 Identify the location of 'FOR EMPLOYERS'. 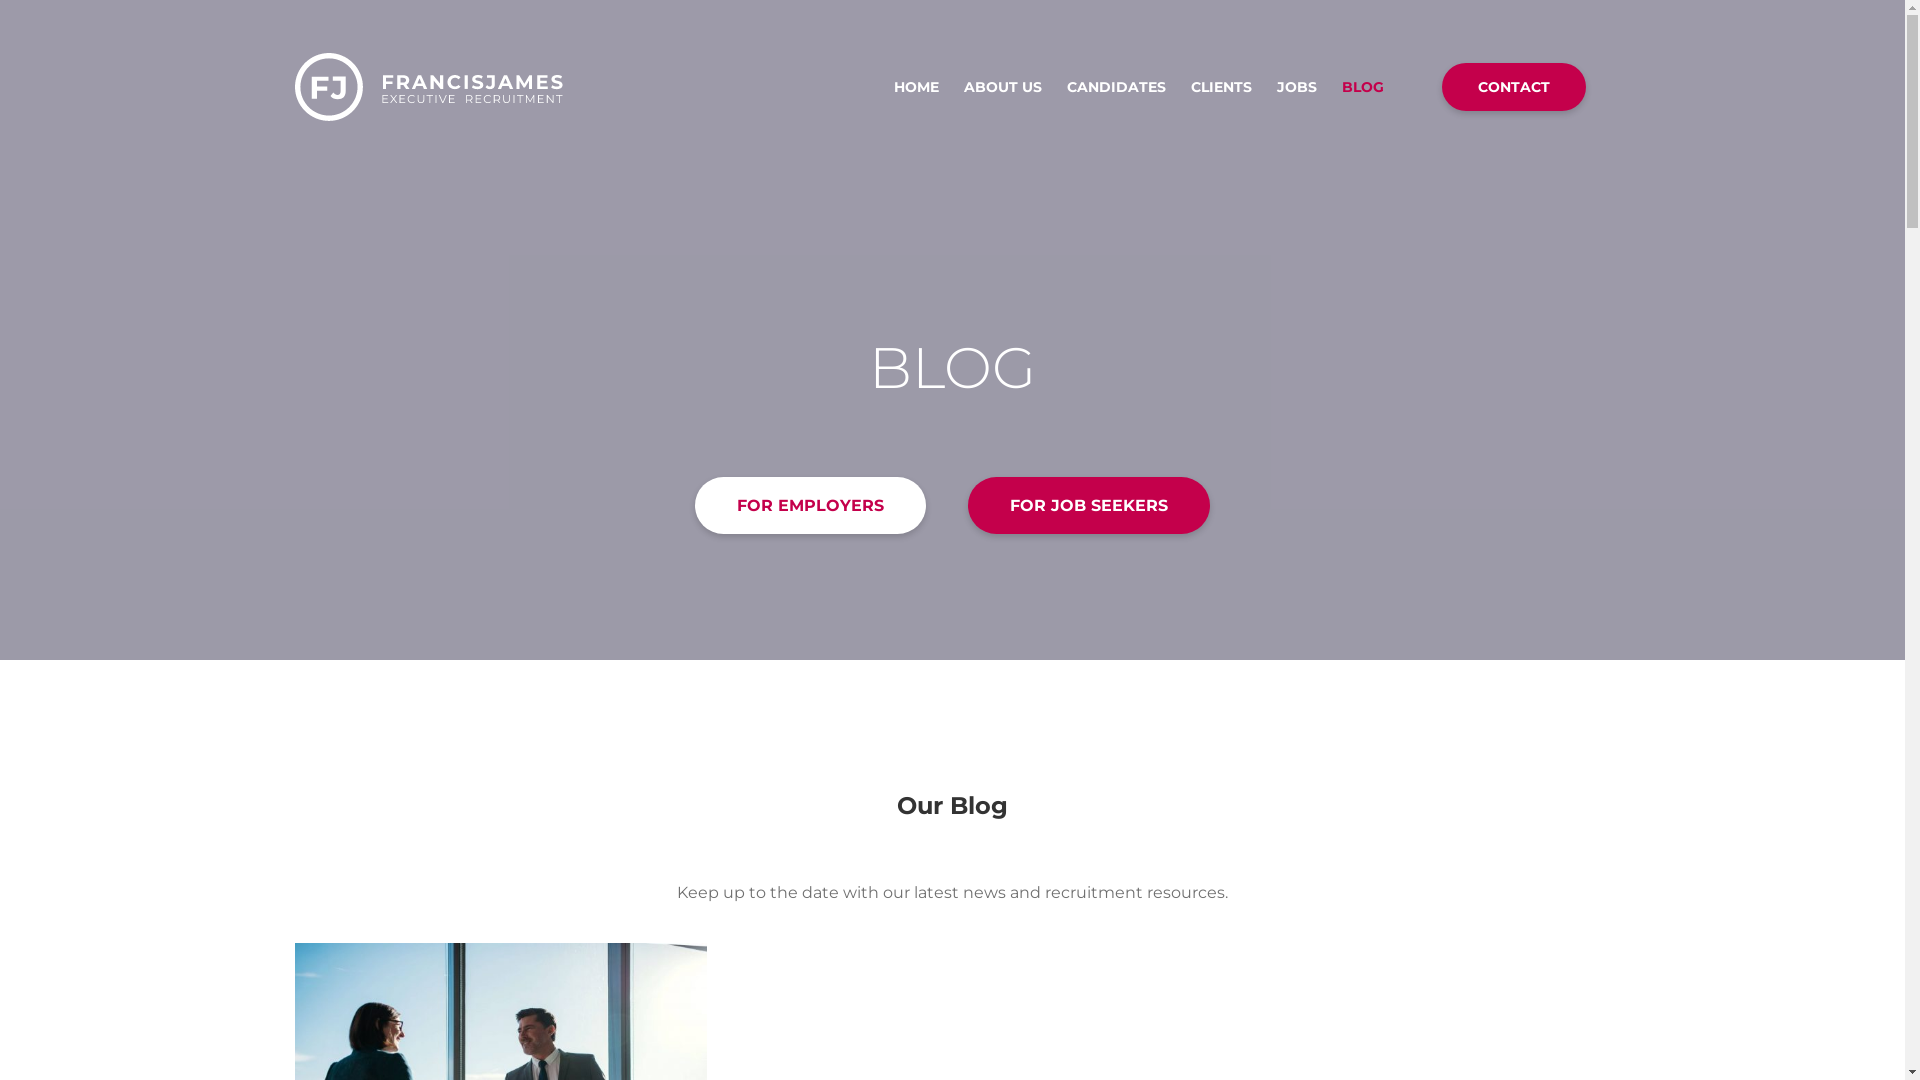
(810, 504).